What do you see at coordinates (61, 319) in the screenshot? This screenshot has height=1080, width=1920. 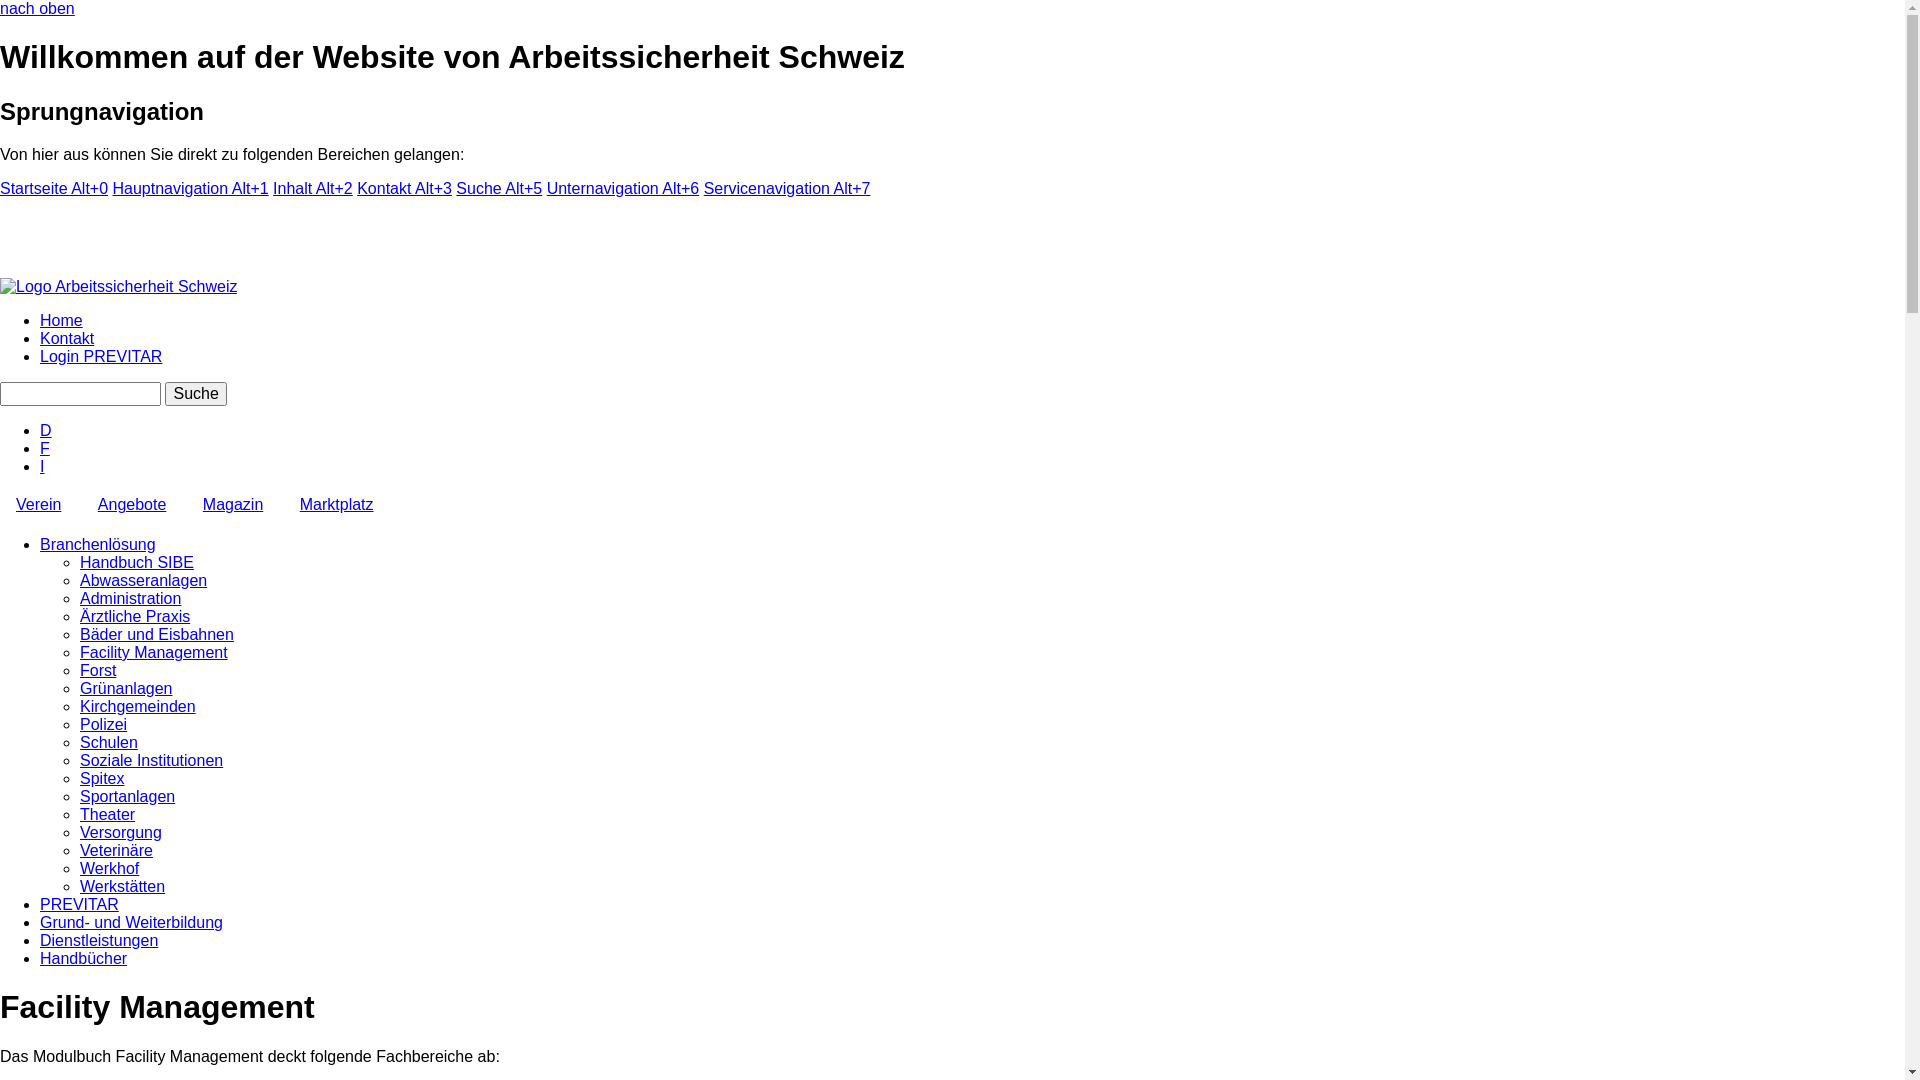 I see `'Home'` at bounding box center [61, 319].